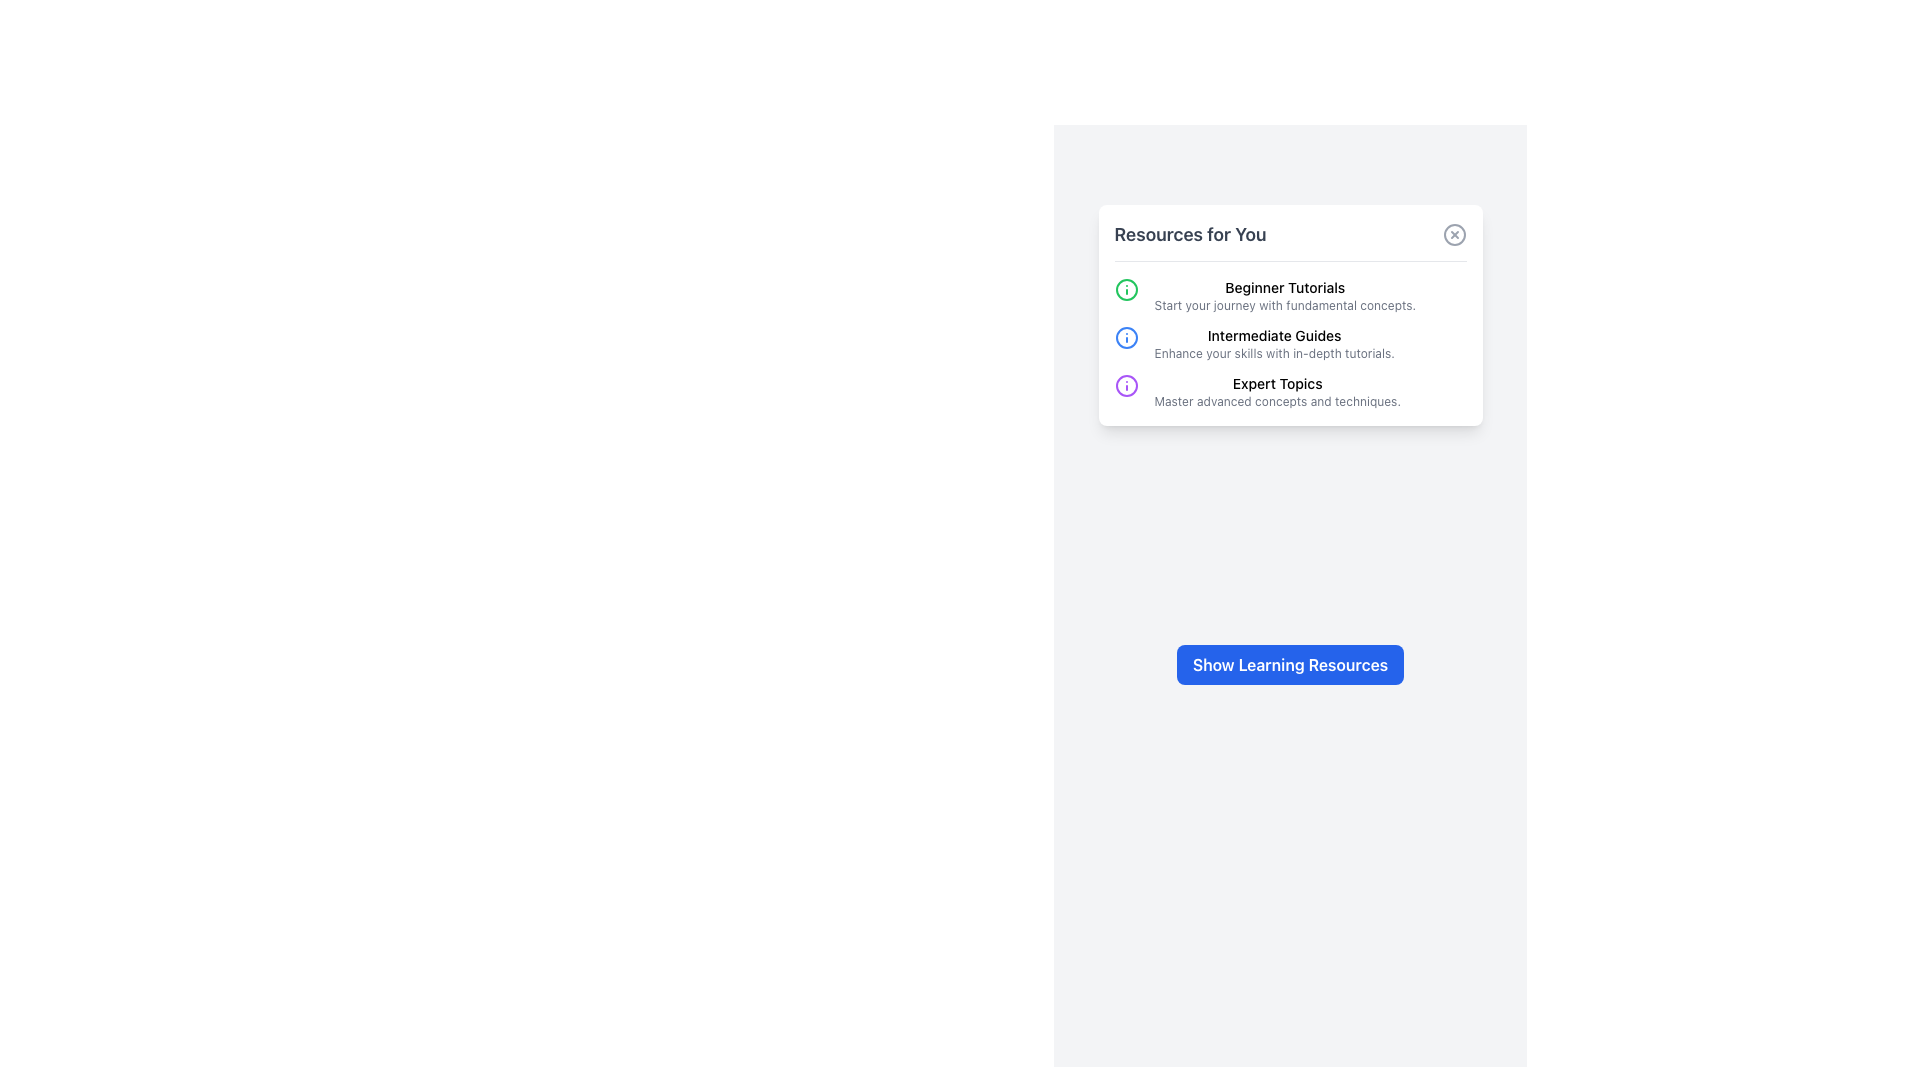 The width and height of the screenshot is (1920, 1080). Describe the element at coordinates (1285, 288) in the screenshot. I see `the text label that serves as the header for the beginner's tutorial section, located at the top of the card under 'Resources for You'` at that location.